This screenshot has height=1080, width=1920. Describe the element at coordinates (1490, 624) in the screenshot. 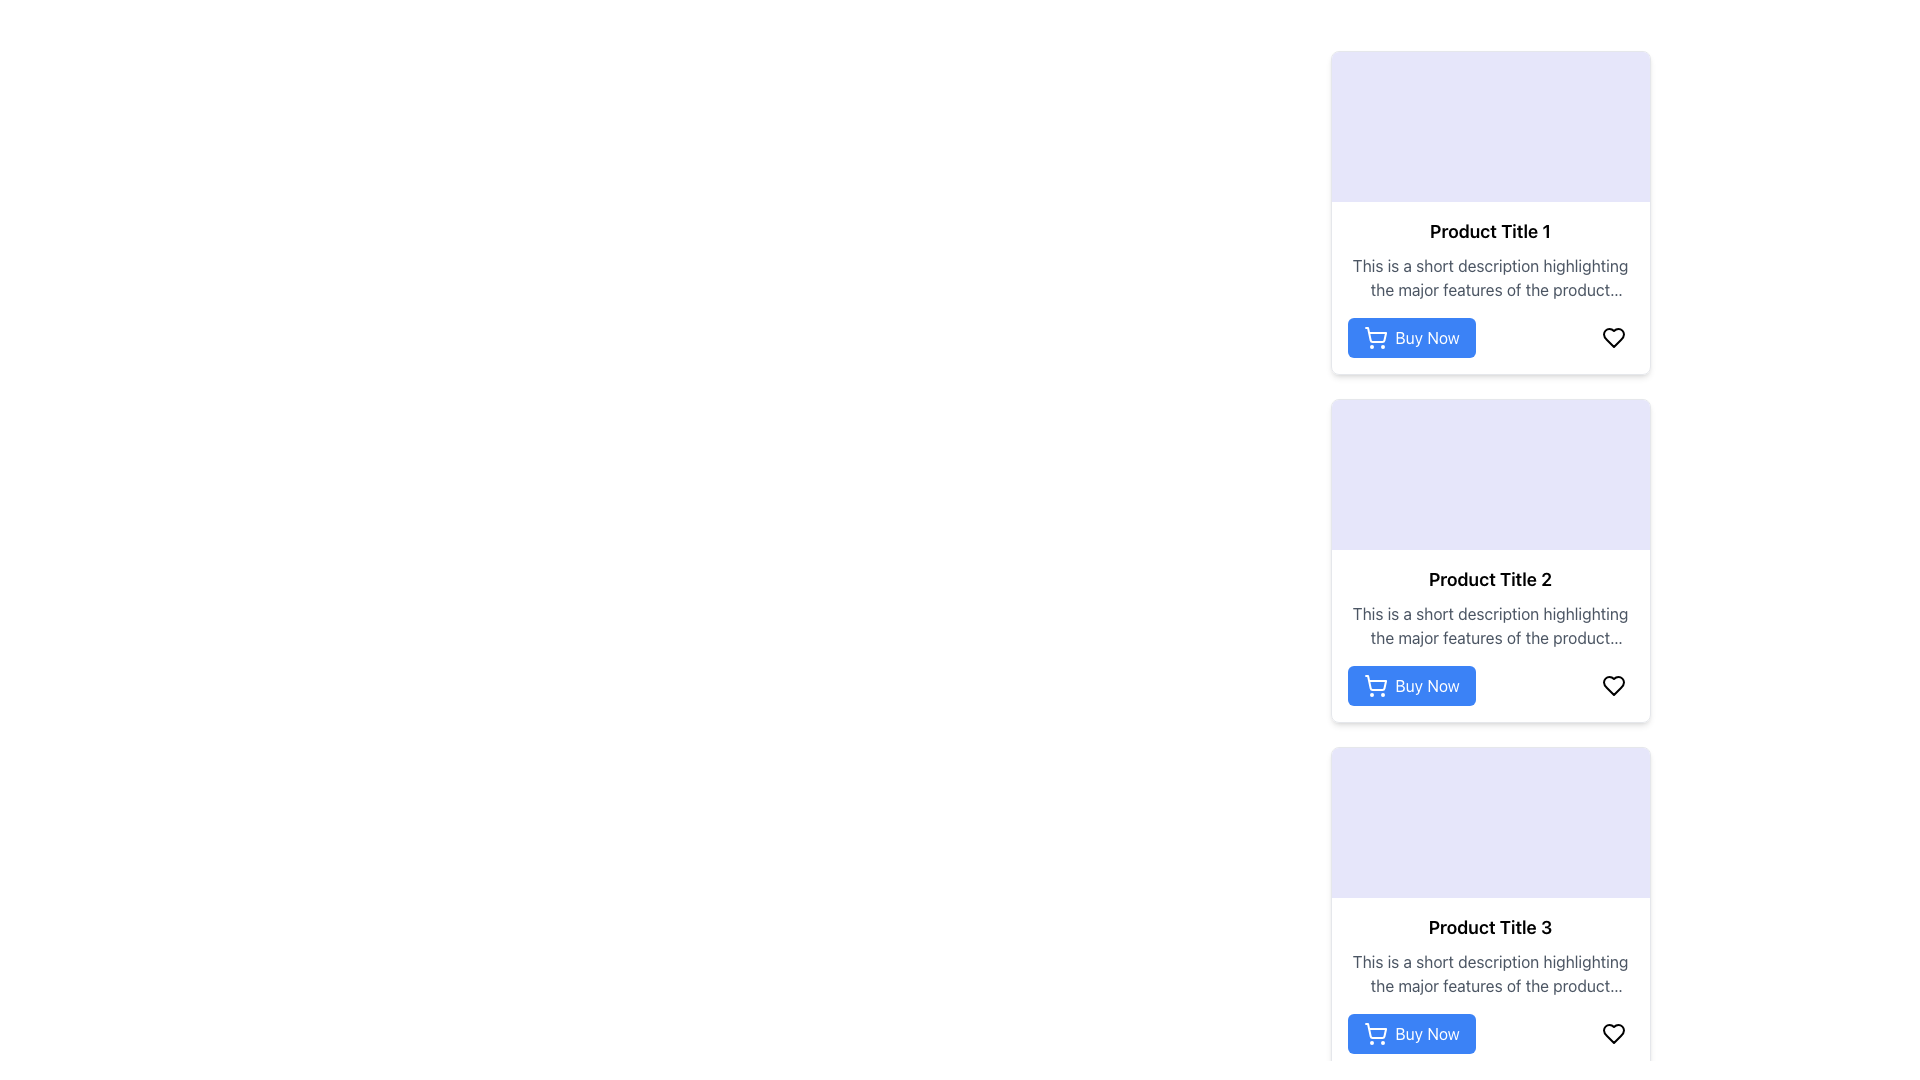

I see `the Text Label that provides a brief description of the associated product, located below the heading 'Product Title 2' in the second tile of the product grid` at that location.